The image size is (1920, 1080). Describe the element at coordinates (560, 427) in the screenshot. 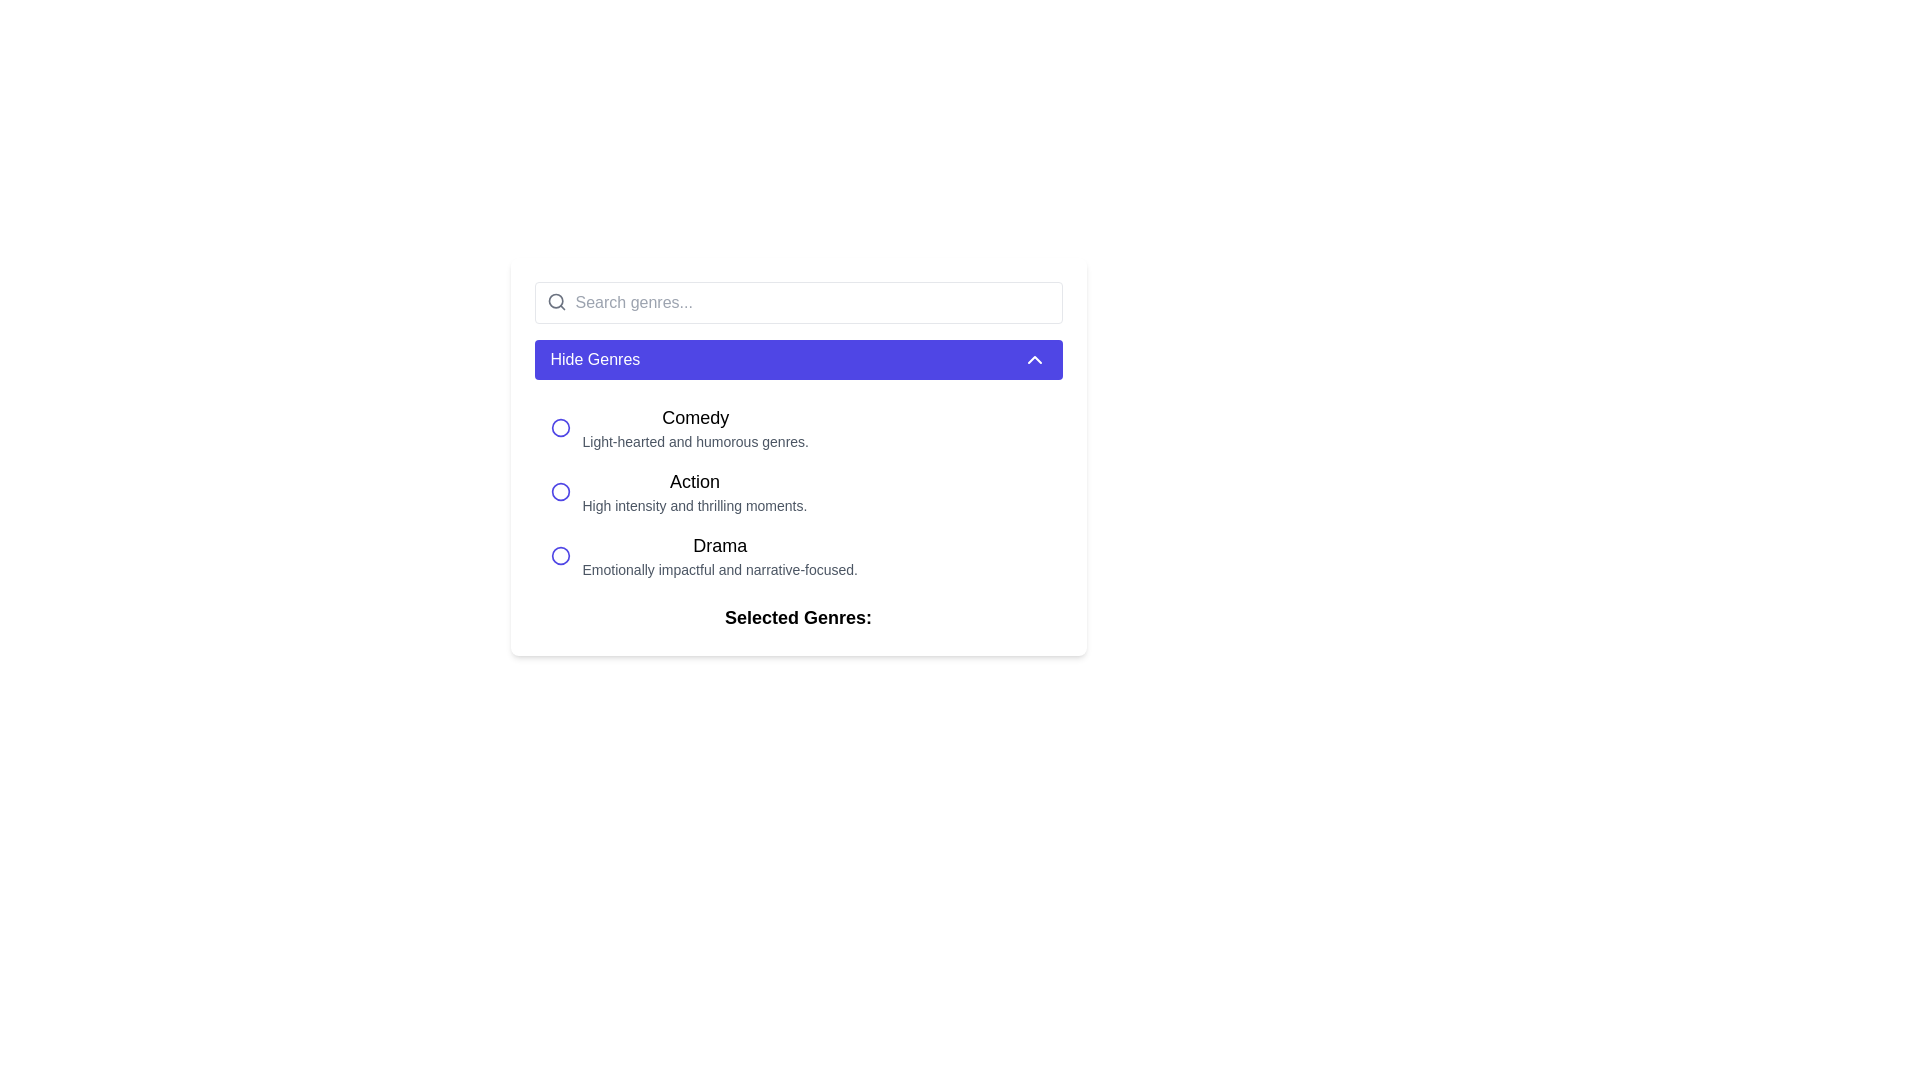

I see `the circular SVG graphic element that serves as a selection indicator for genres` at that location.